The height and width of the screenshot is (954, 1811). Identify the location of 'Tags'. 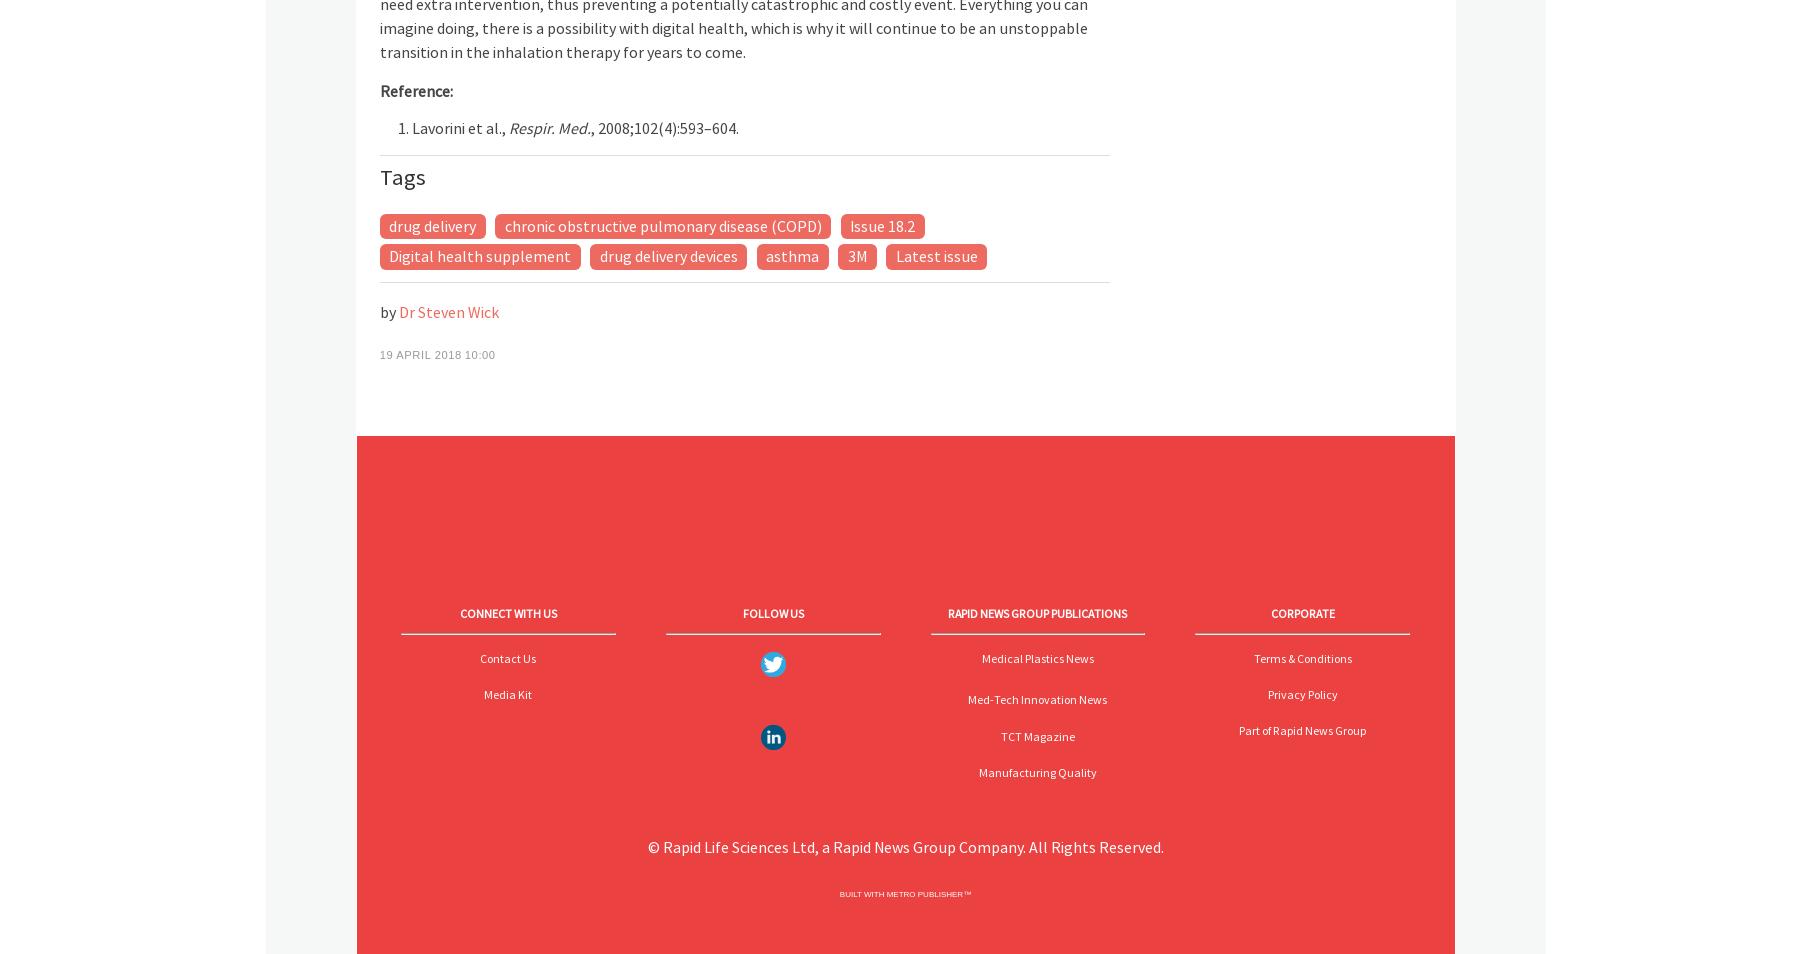
(401, 177).